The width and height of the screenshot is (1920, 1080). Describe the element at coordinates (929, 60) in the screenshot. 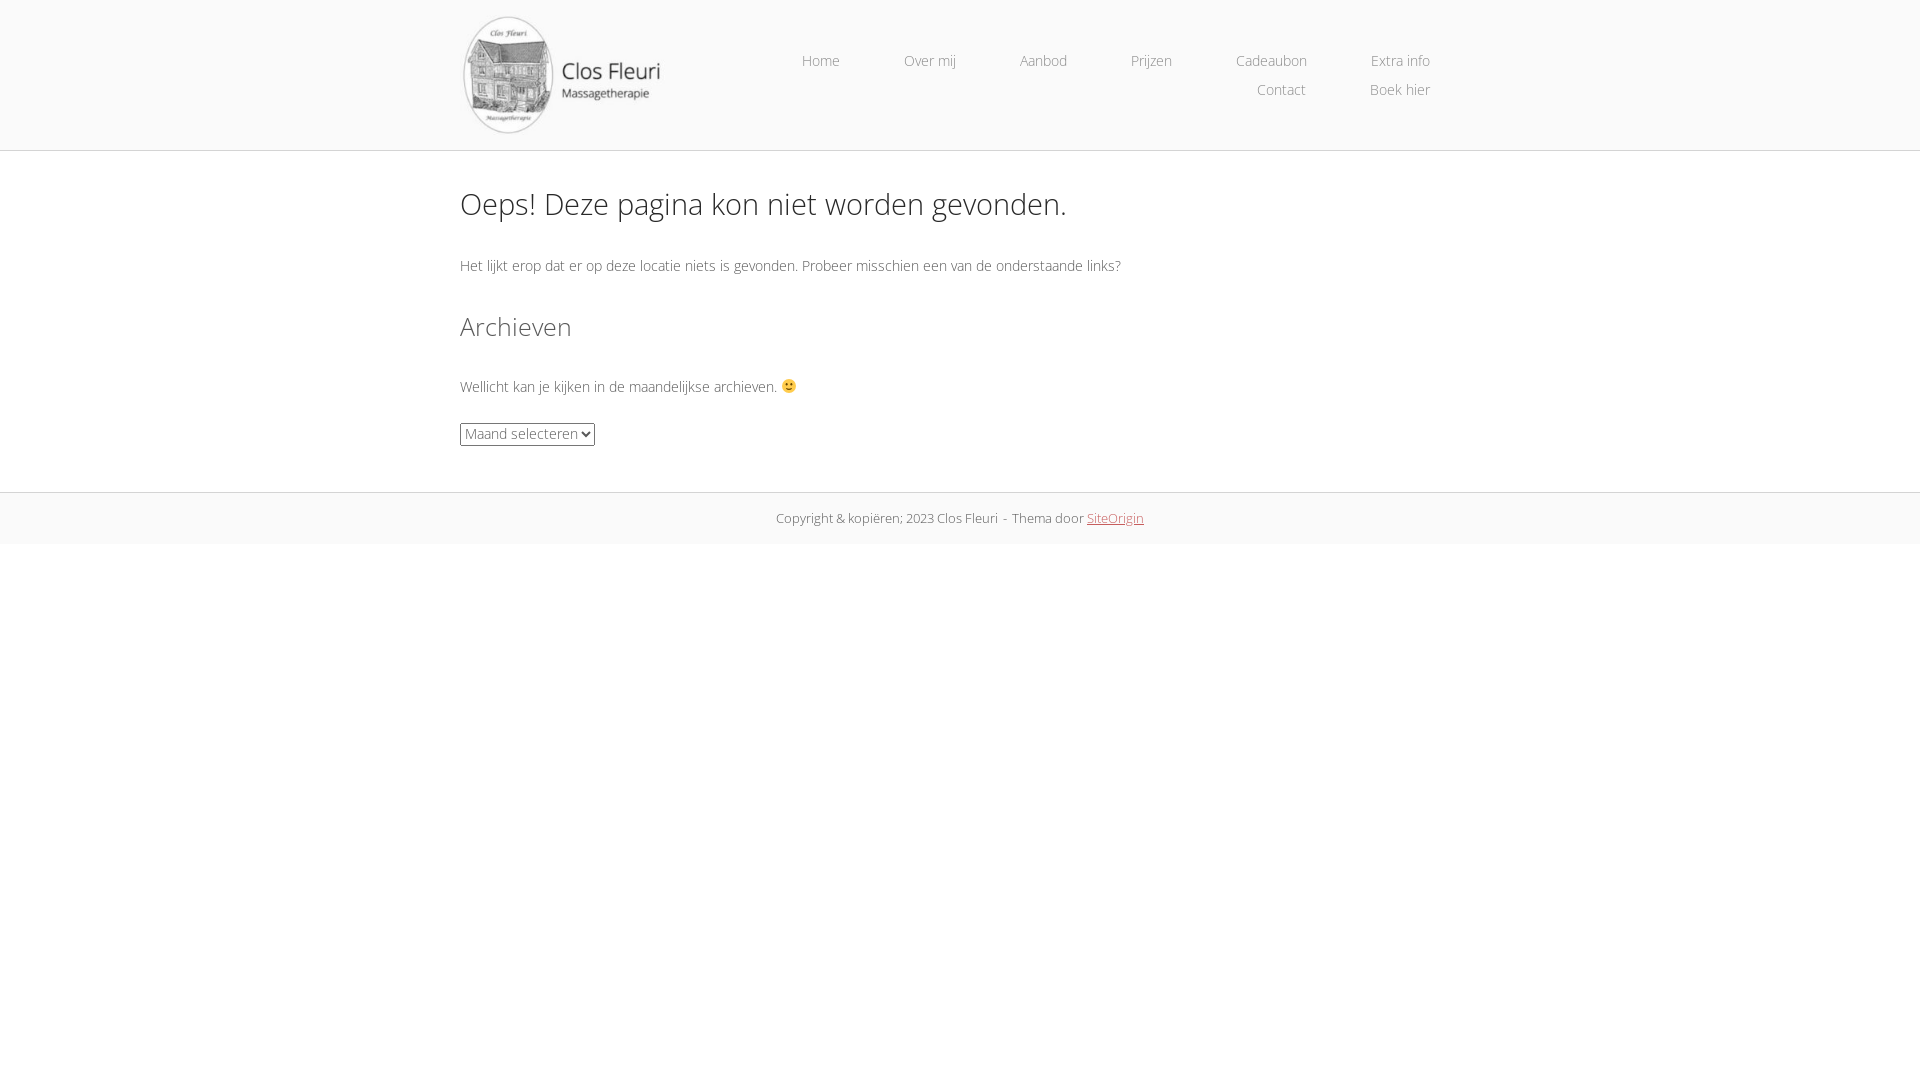

I see `'Over mij'` at that location.